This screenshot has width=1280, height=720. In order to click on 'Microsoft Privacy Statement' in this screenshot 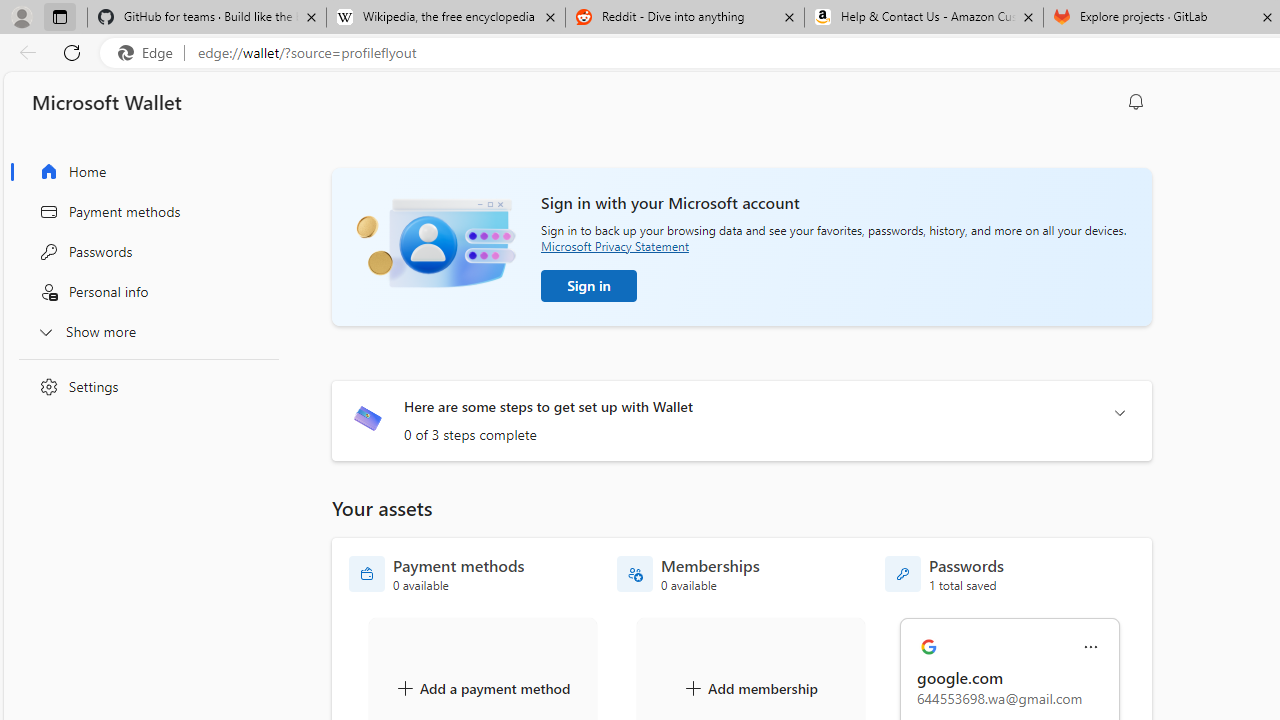, I will do `click(614, 245)`.